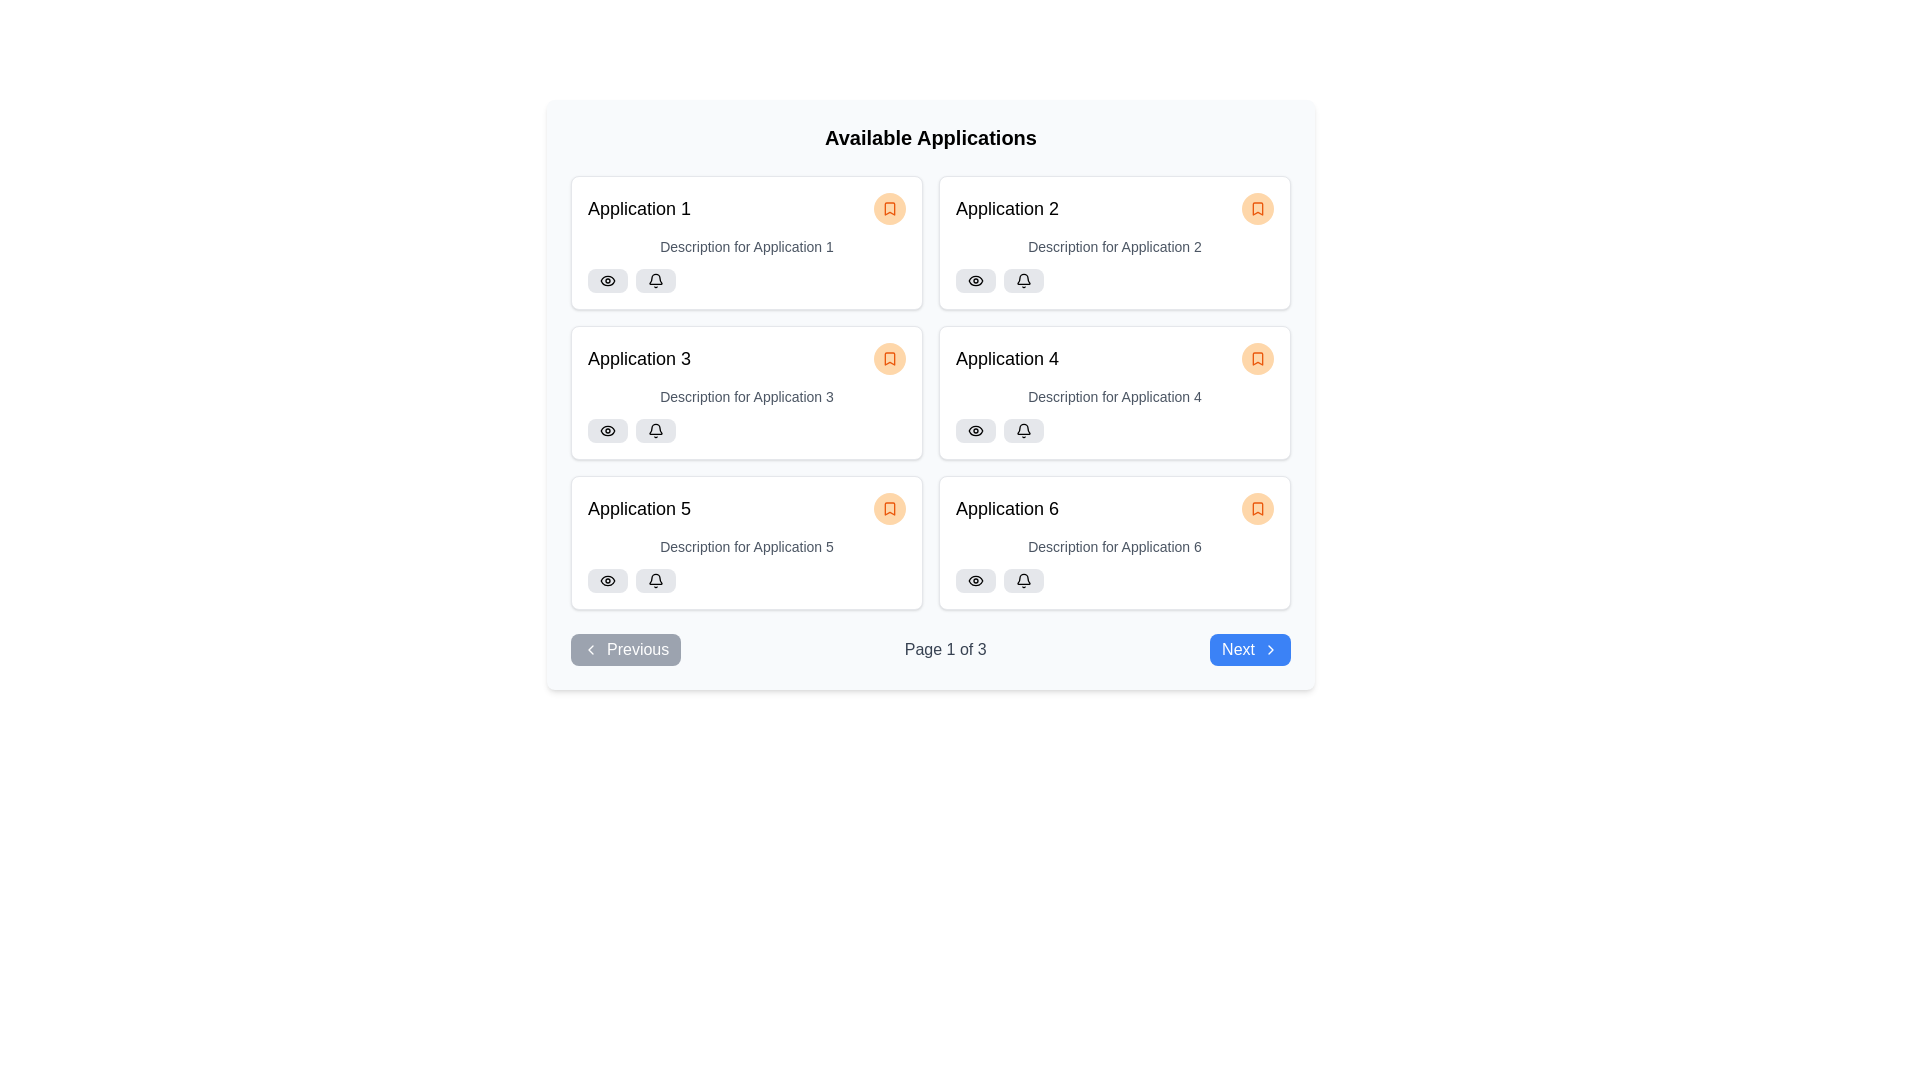  Describe the element at coordinates (656, 281) in the screenshot. I see `the notification button, which is the second icon` at that location.